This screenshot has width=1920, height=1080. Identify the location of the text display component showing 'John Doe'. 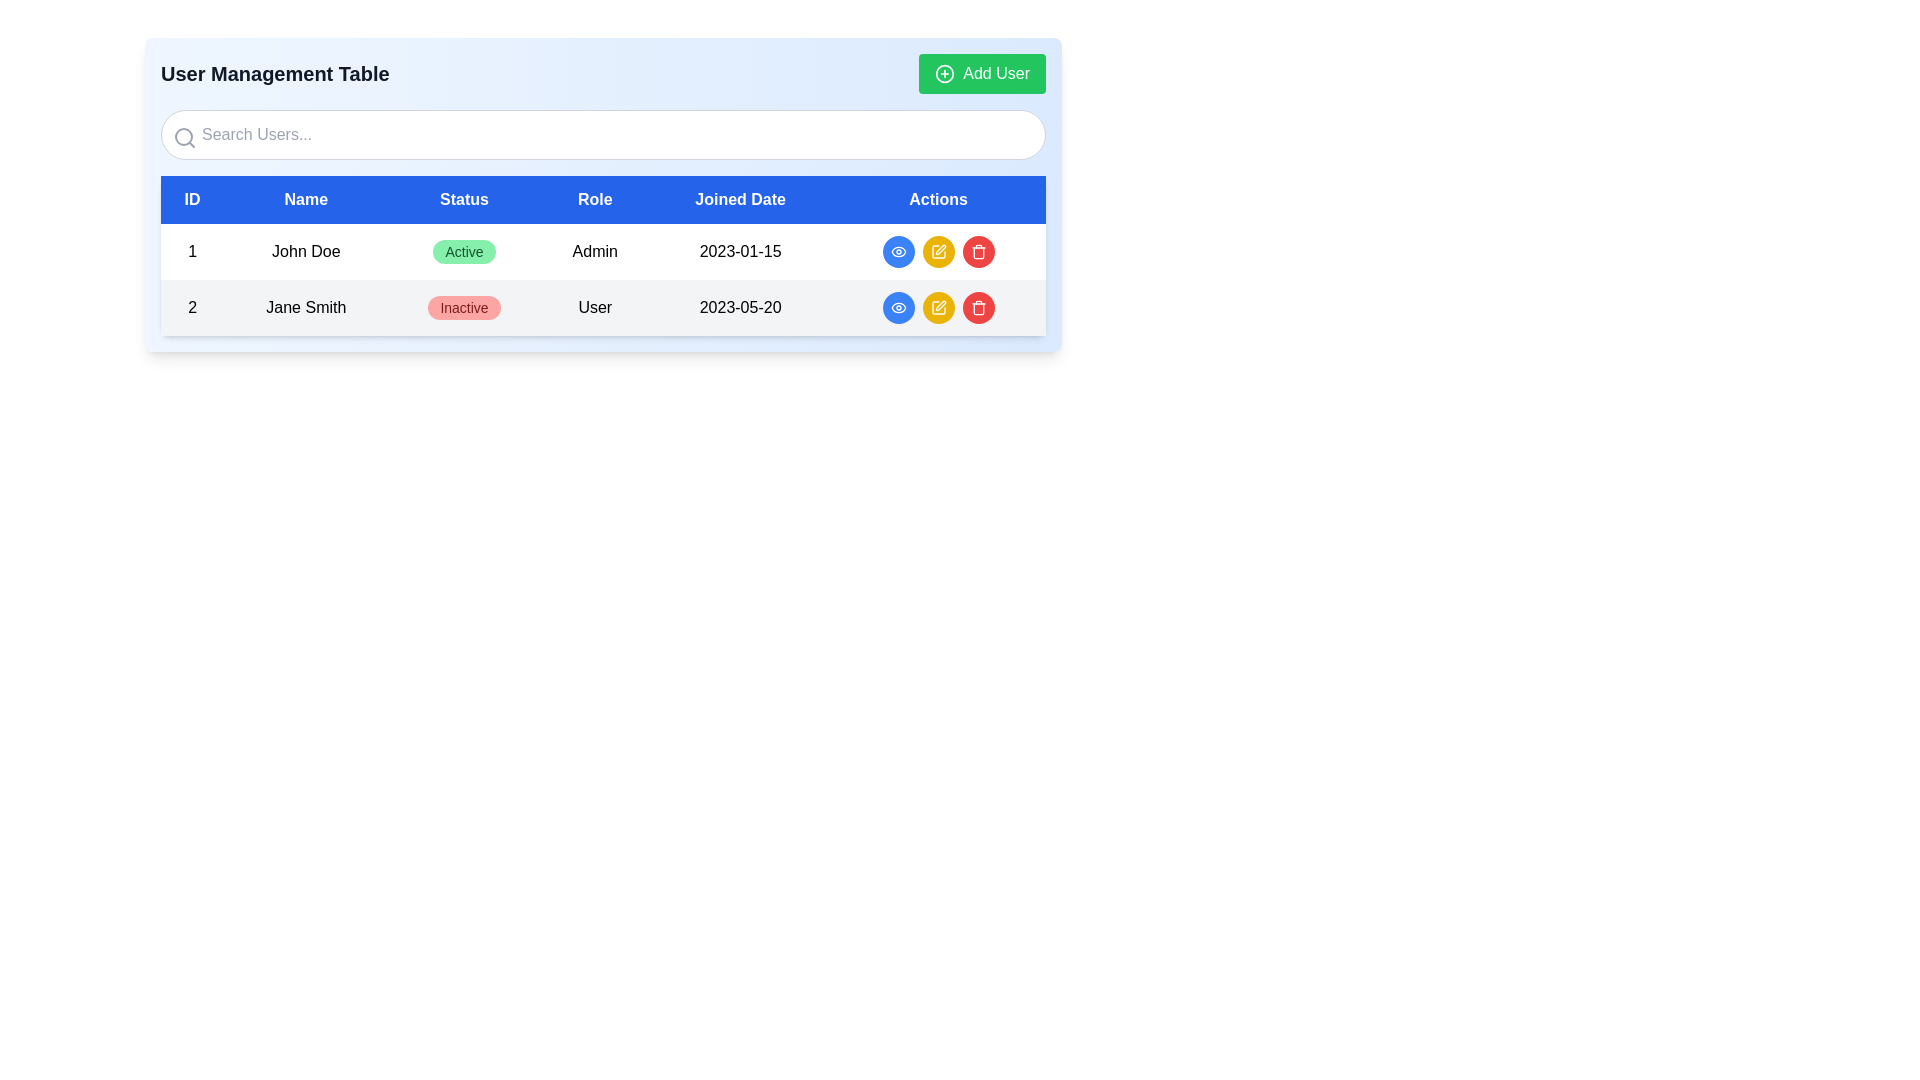
(305, 250).